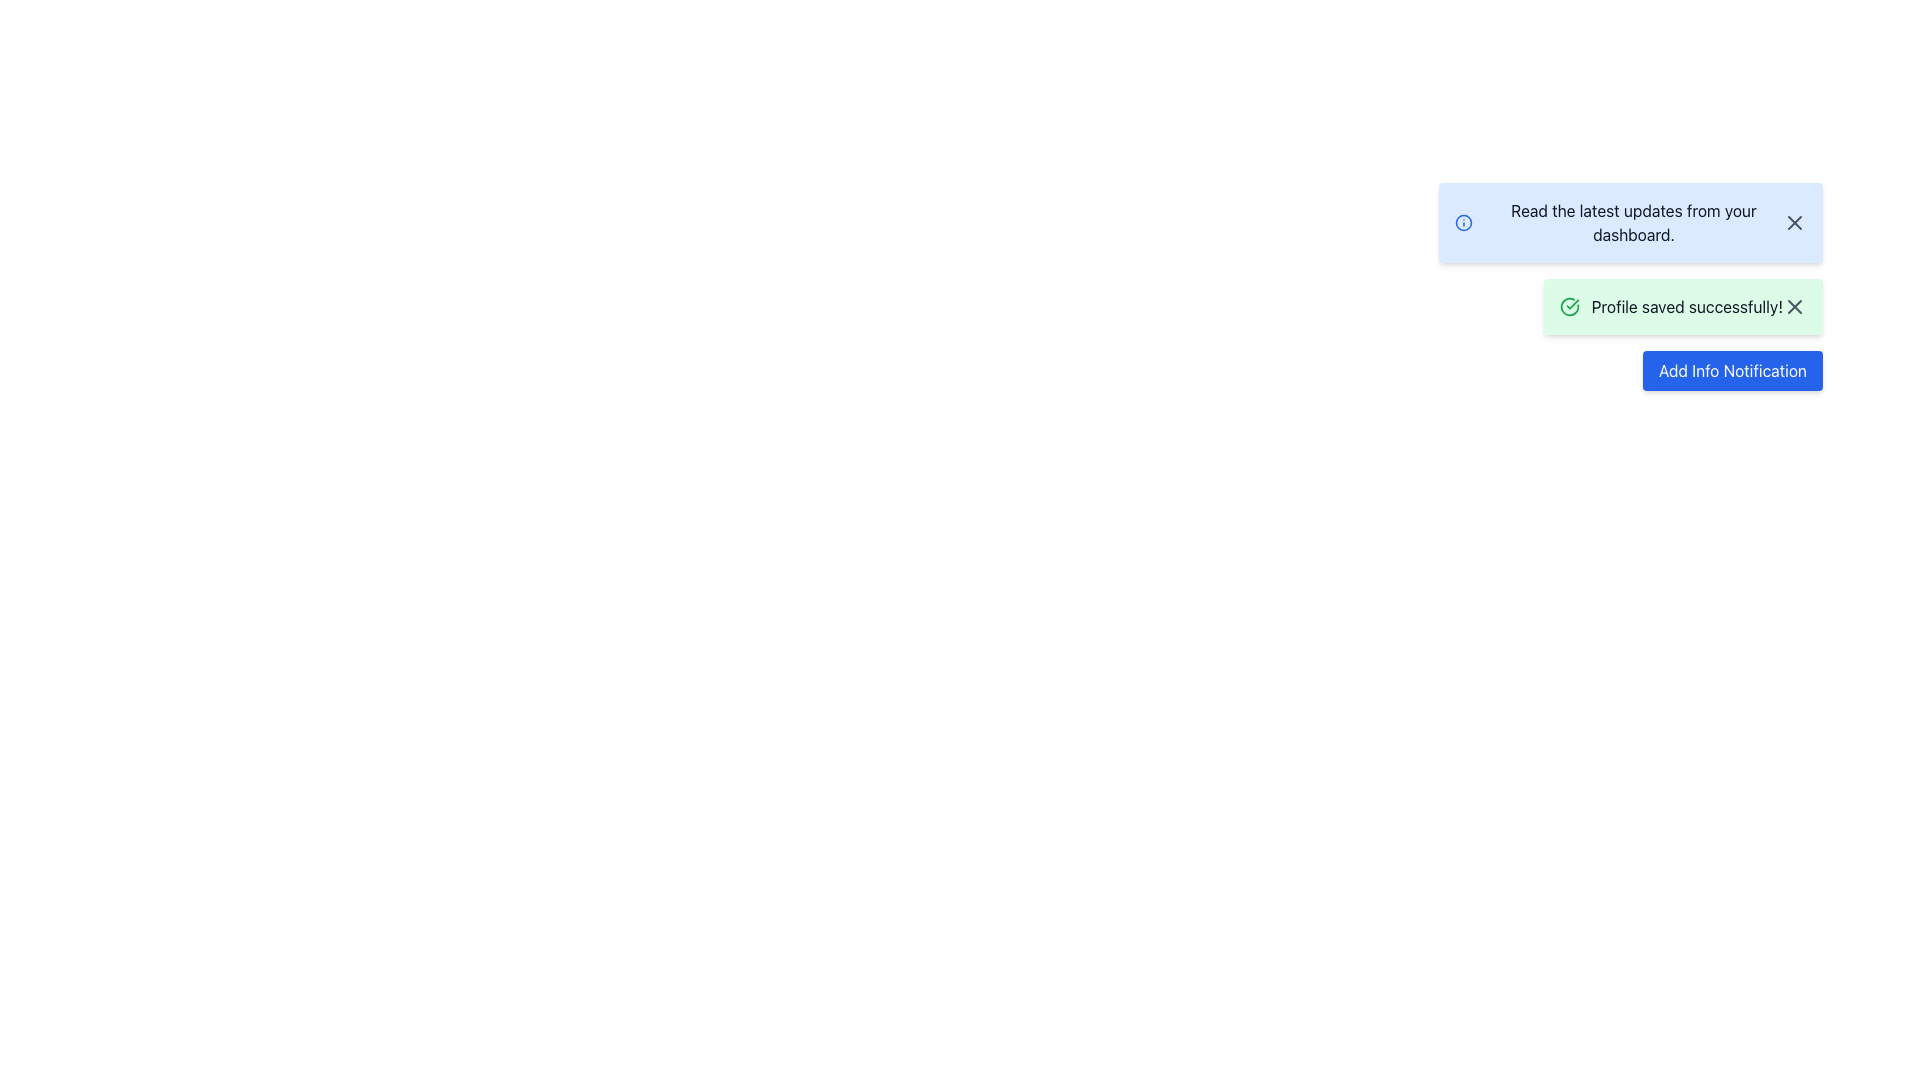 Image resolution: width=1920 pixels, height=1080 pixels. Describe the element at coordinates (1795, 307) in the screenshot. I see `the Close Button located in the upper-right corner of the green notification box that states 'Profile saved successfully!'` at that location.